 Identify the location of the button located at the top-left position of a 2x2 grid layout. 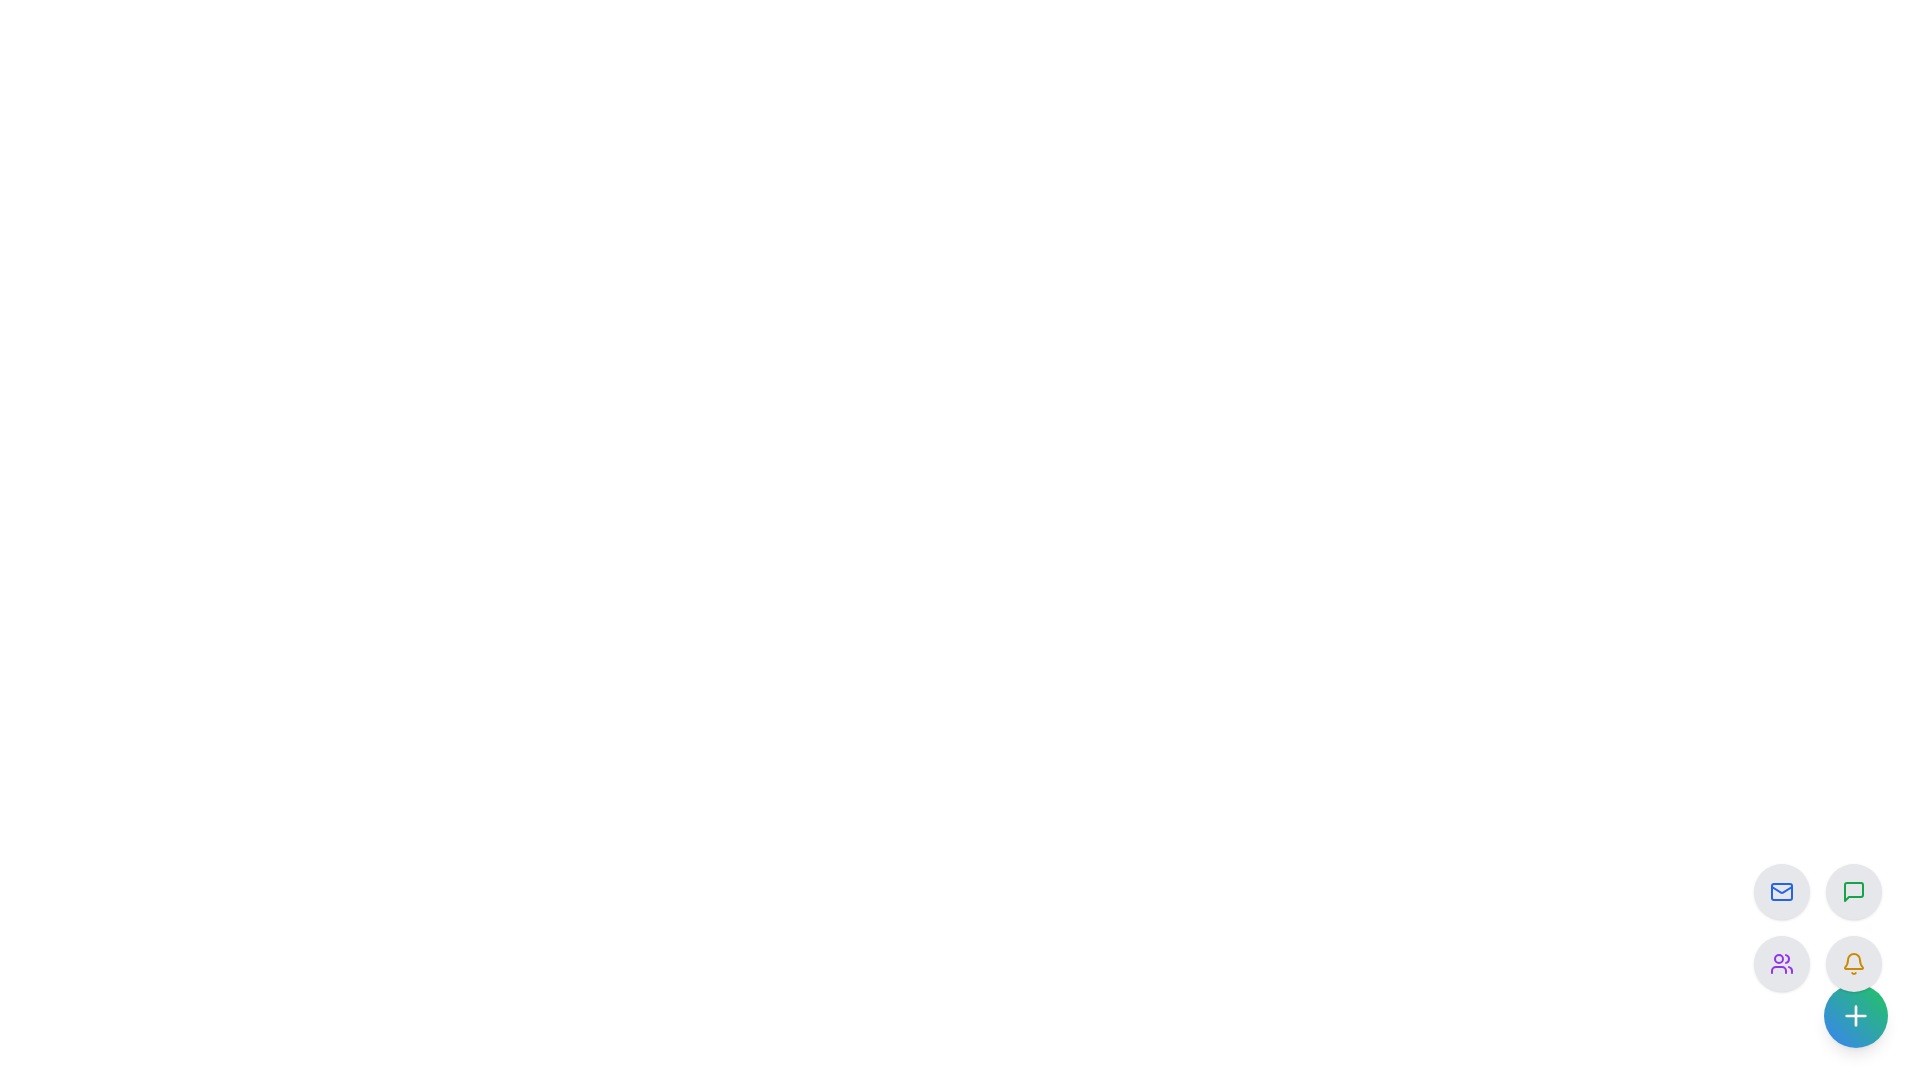
(1781, 890).